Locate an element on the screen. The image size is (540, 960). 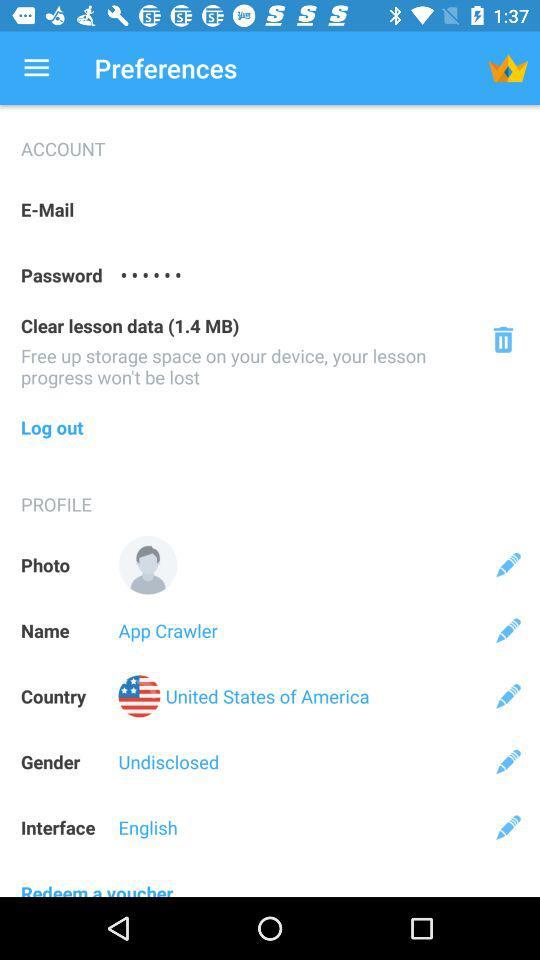
edit the detail is located at coordinates (508, 565).